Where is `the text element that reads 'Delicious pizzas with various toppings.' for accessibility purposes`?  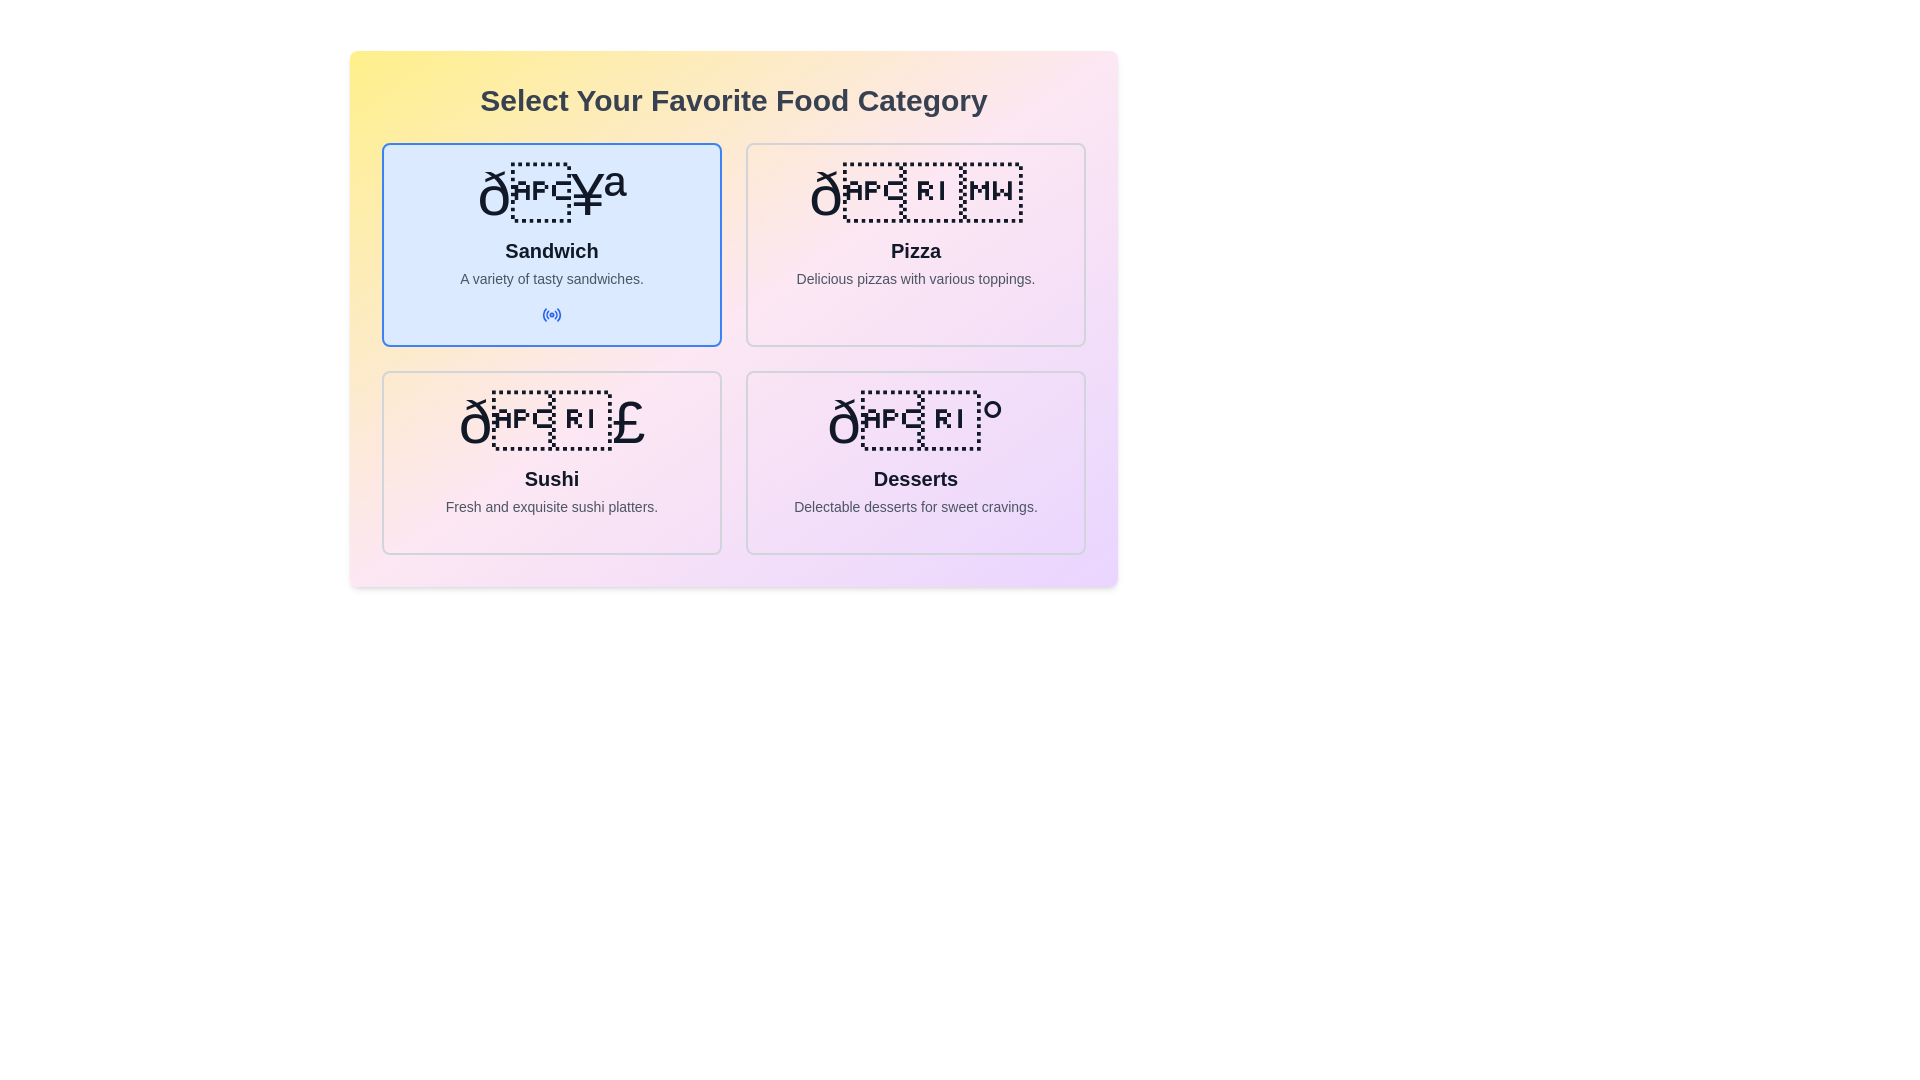 the text element that reads 'Delicious pizzas with various toppings.' for accessibility purposes is located at coordinates (915, 278).